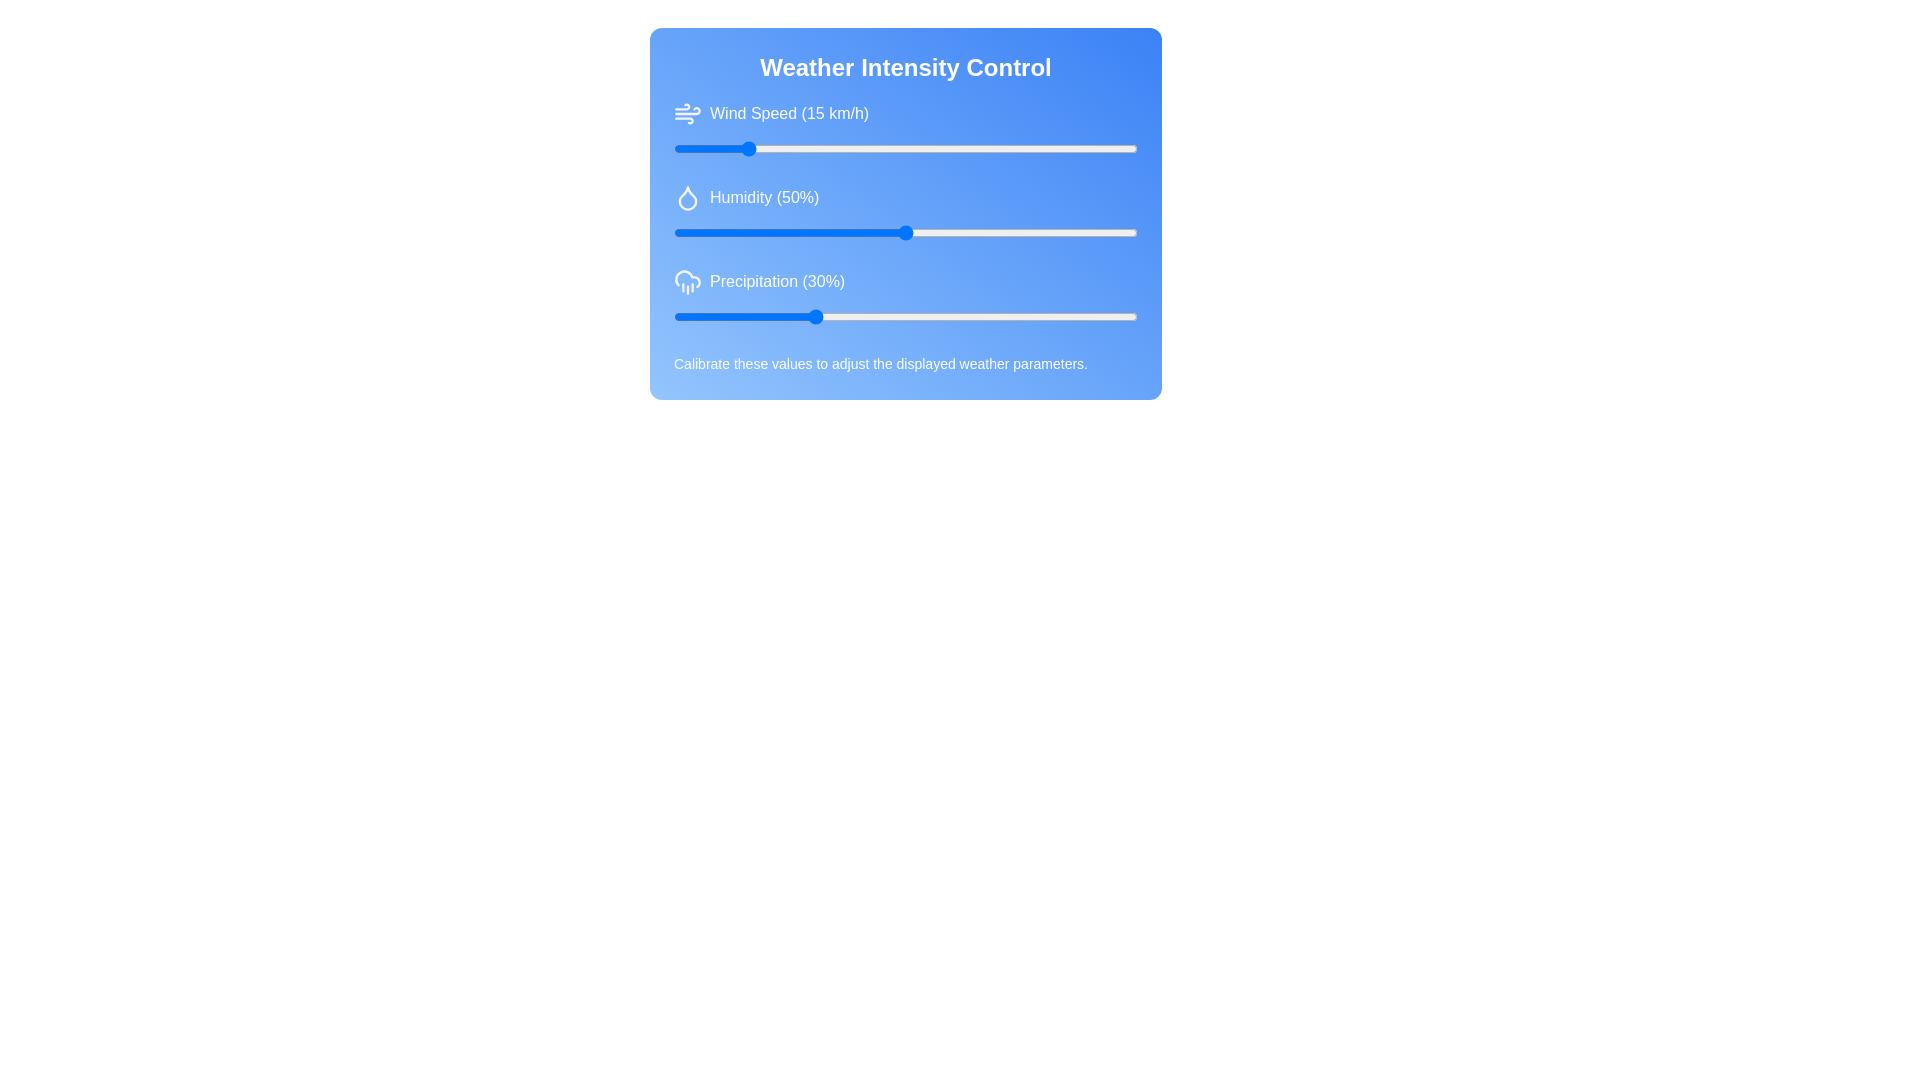  Describe the element at coordinates (1062, 148) in the screenshot. I see `the wind speed` at that location.